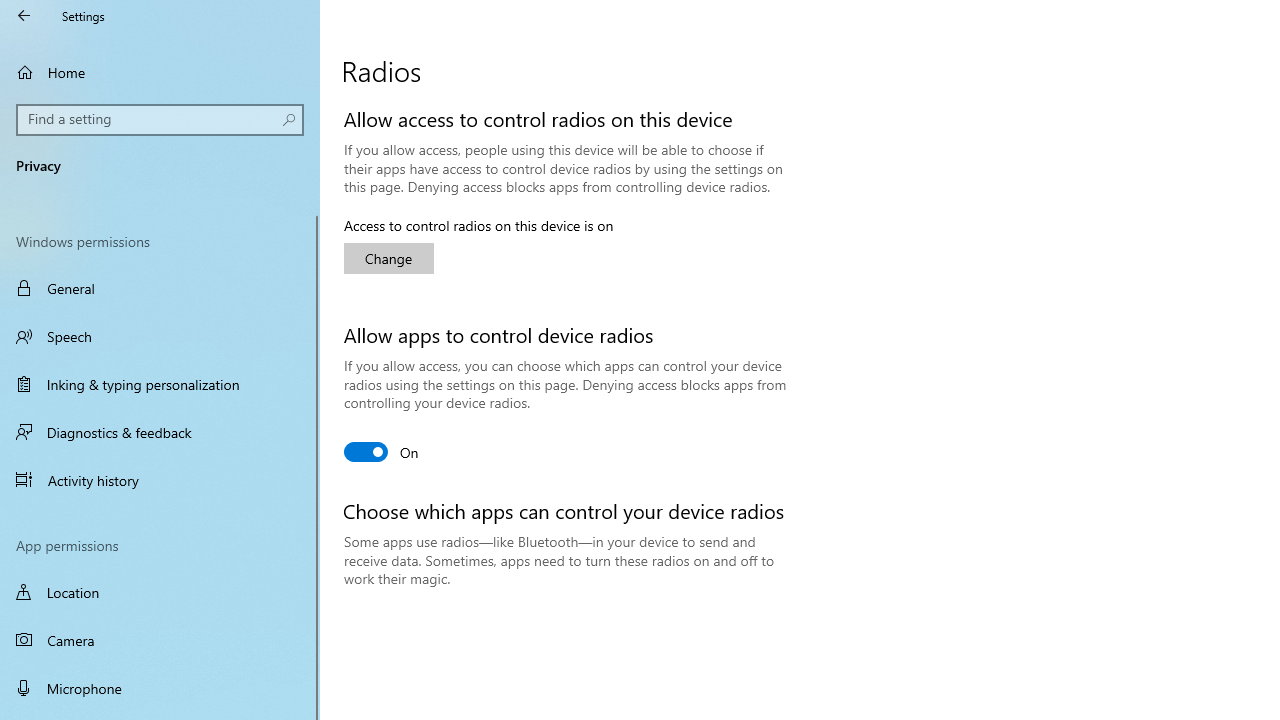  Describe the element at coordinates (160, 431) in the screenshot. I see `'Diagnostics & feedback'` at that location.